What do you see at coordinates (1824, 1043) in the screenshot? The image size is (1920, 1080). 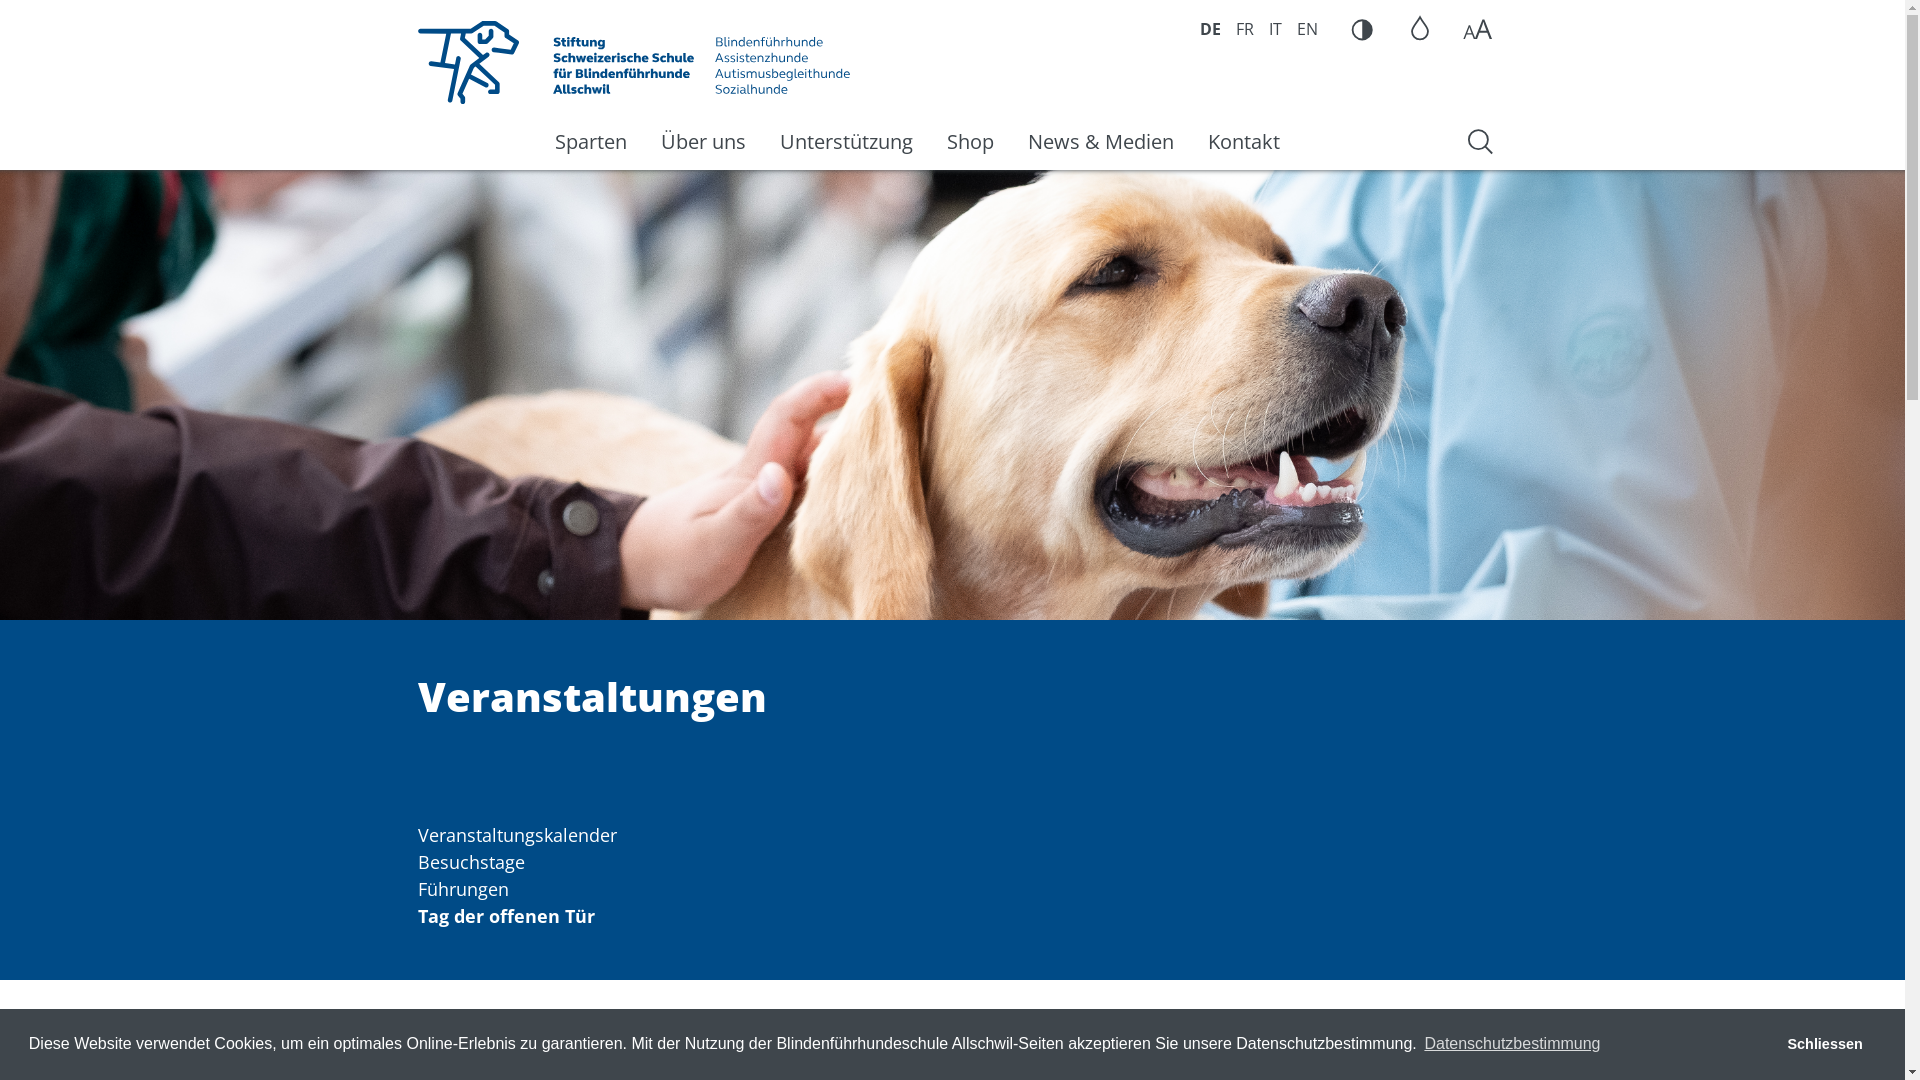 I see `'Schliessen'` at bounding box center [1824, 1043].